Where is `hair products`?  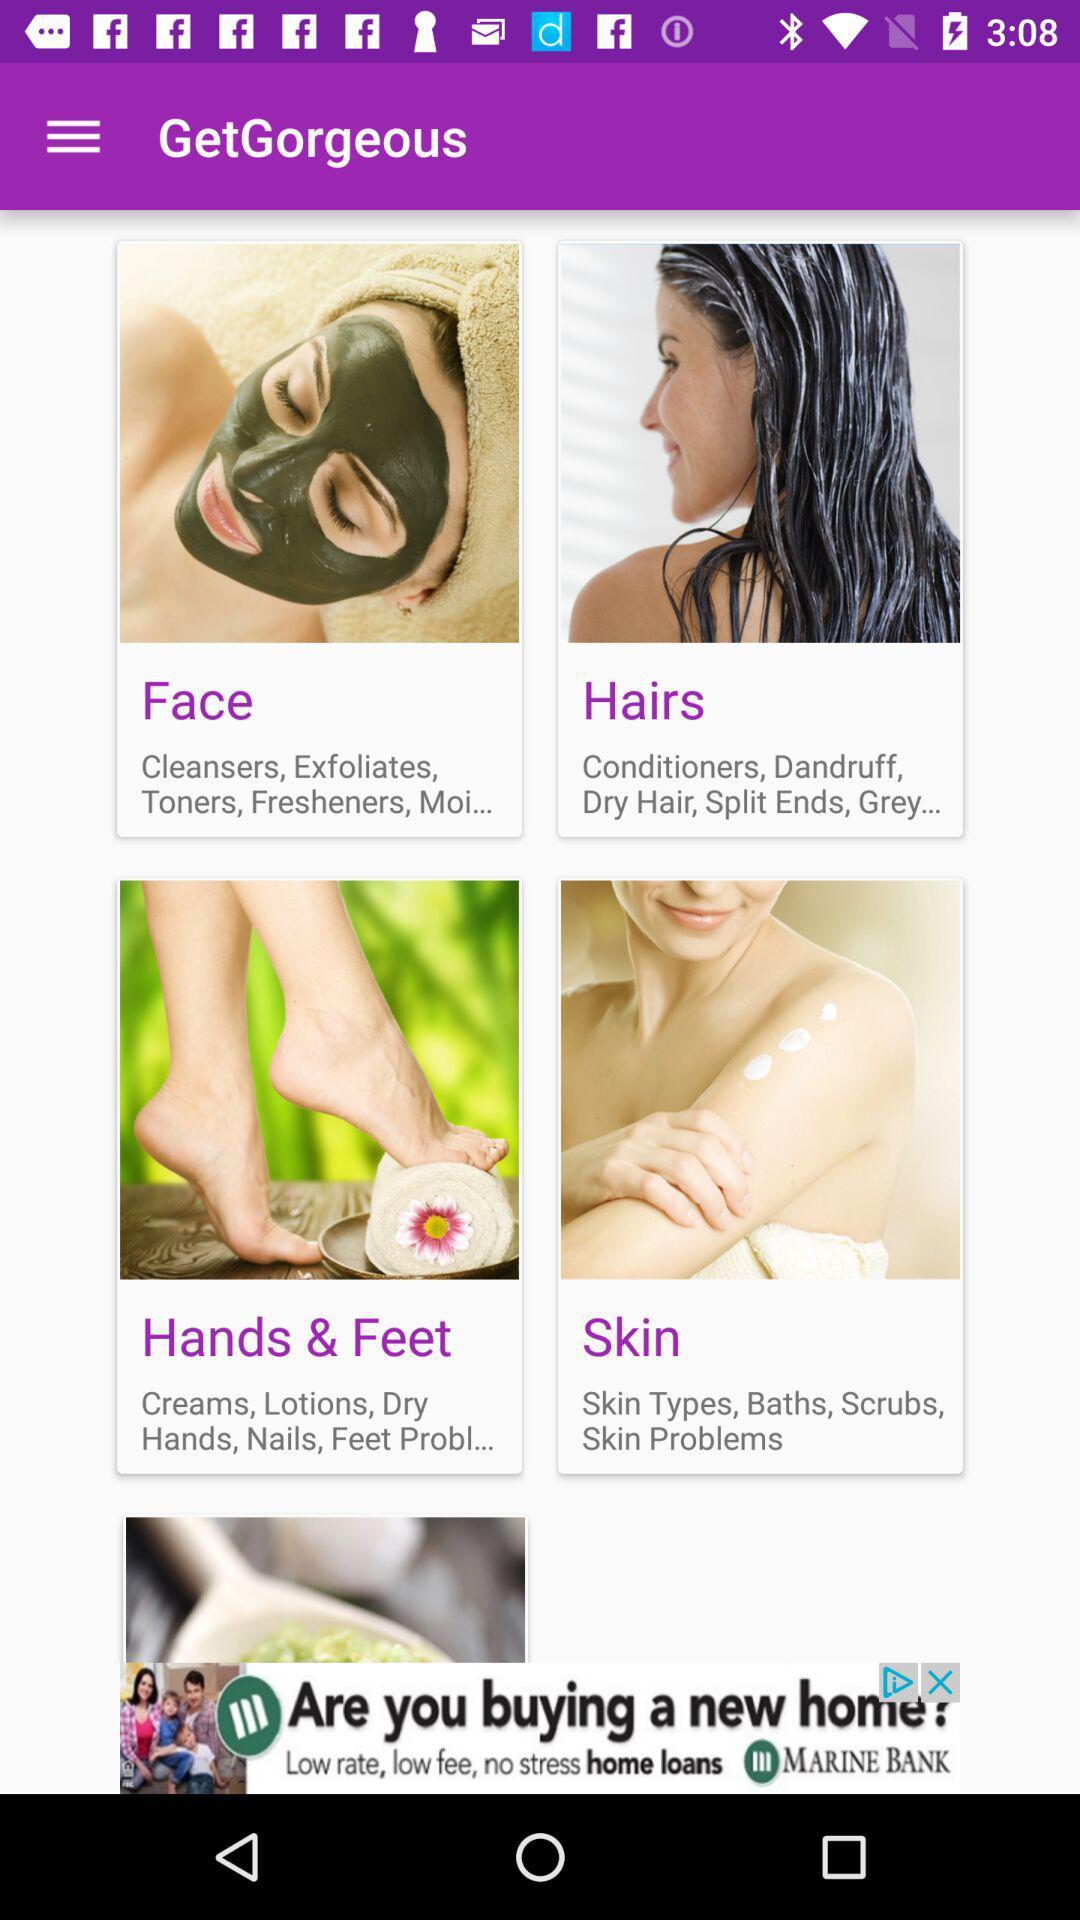
hair products is located at coordinates (760, 538).